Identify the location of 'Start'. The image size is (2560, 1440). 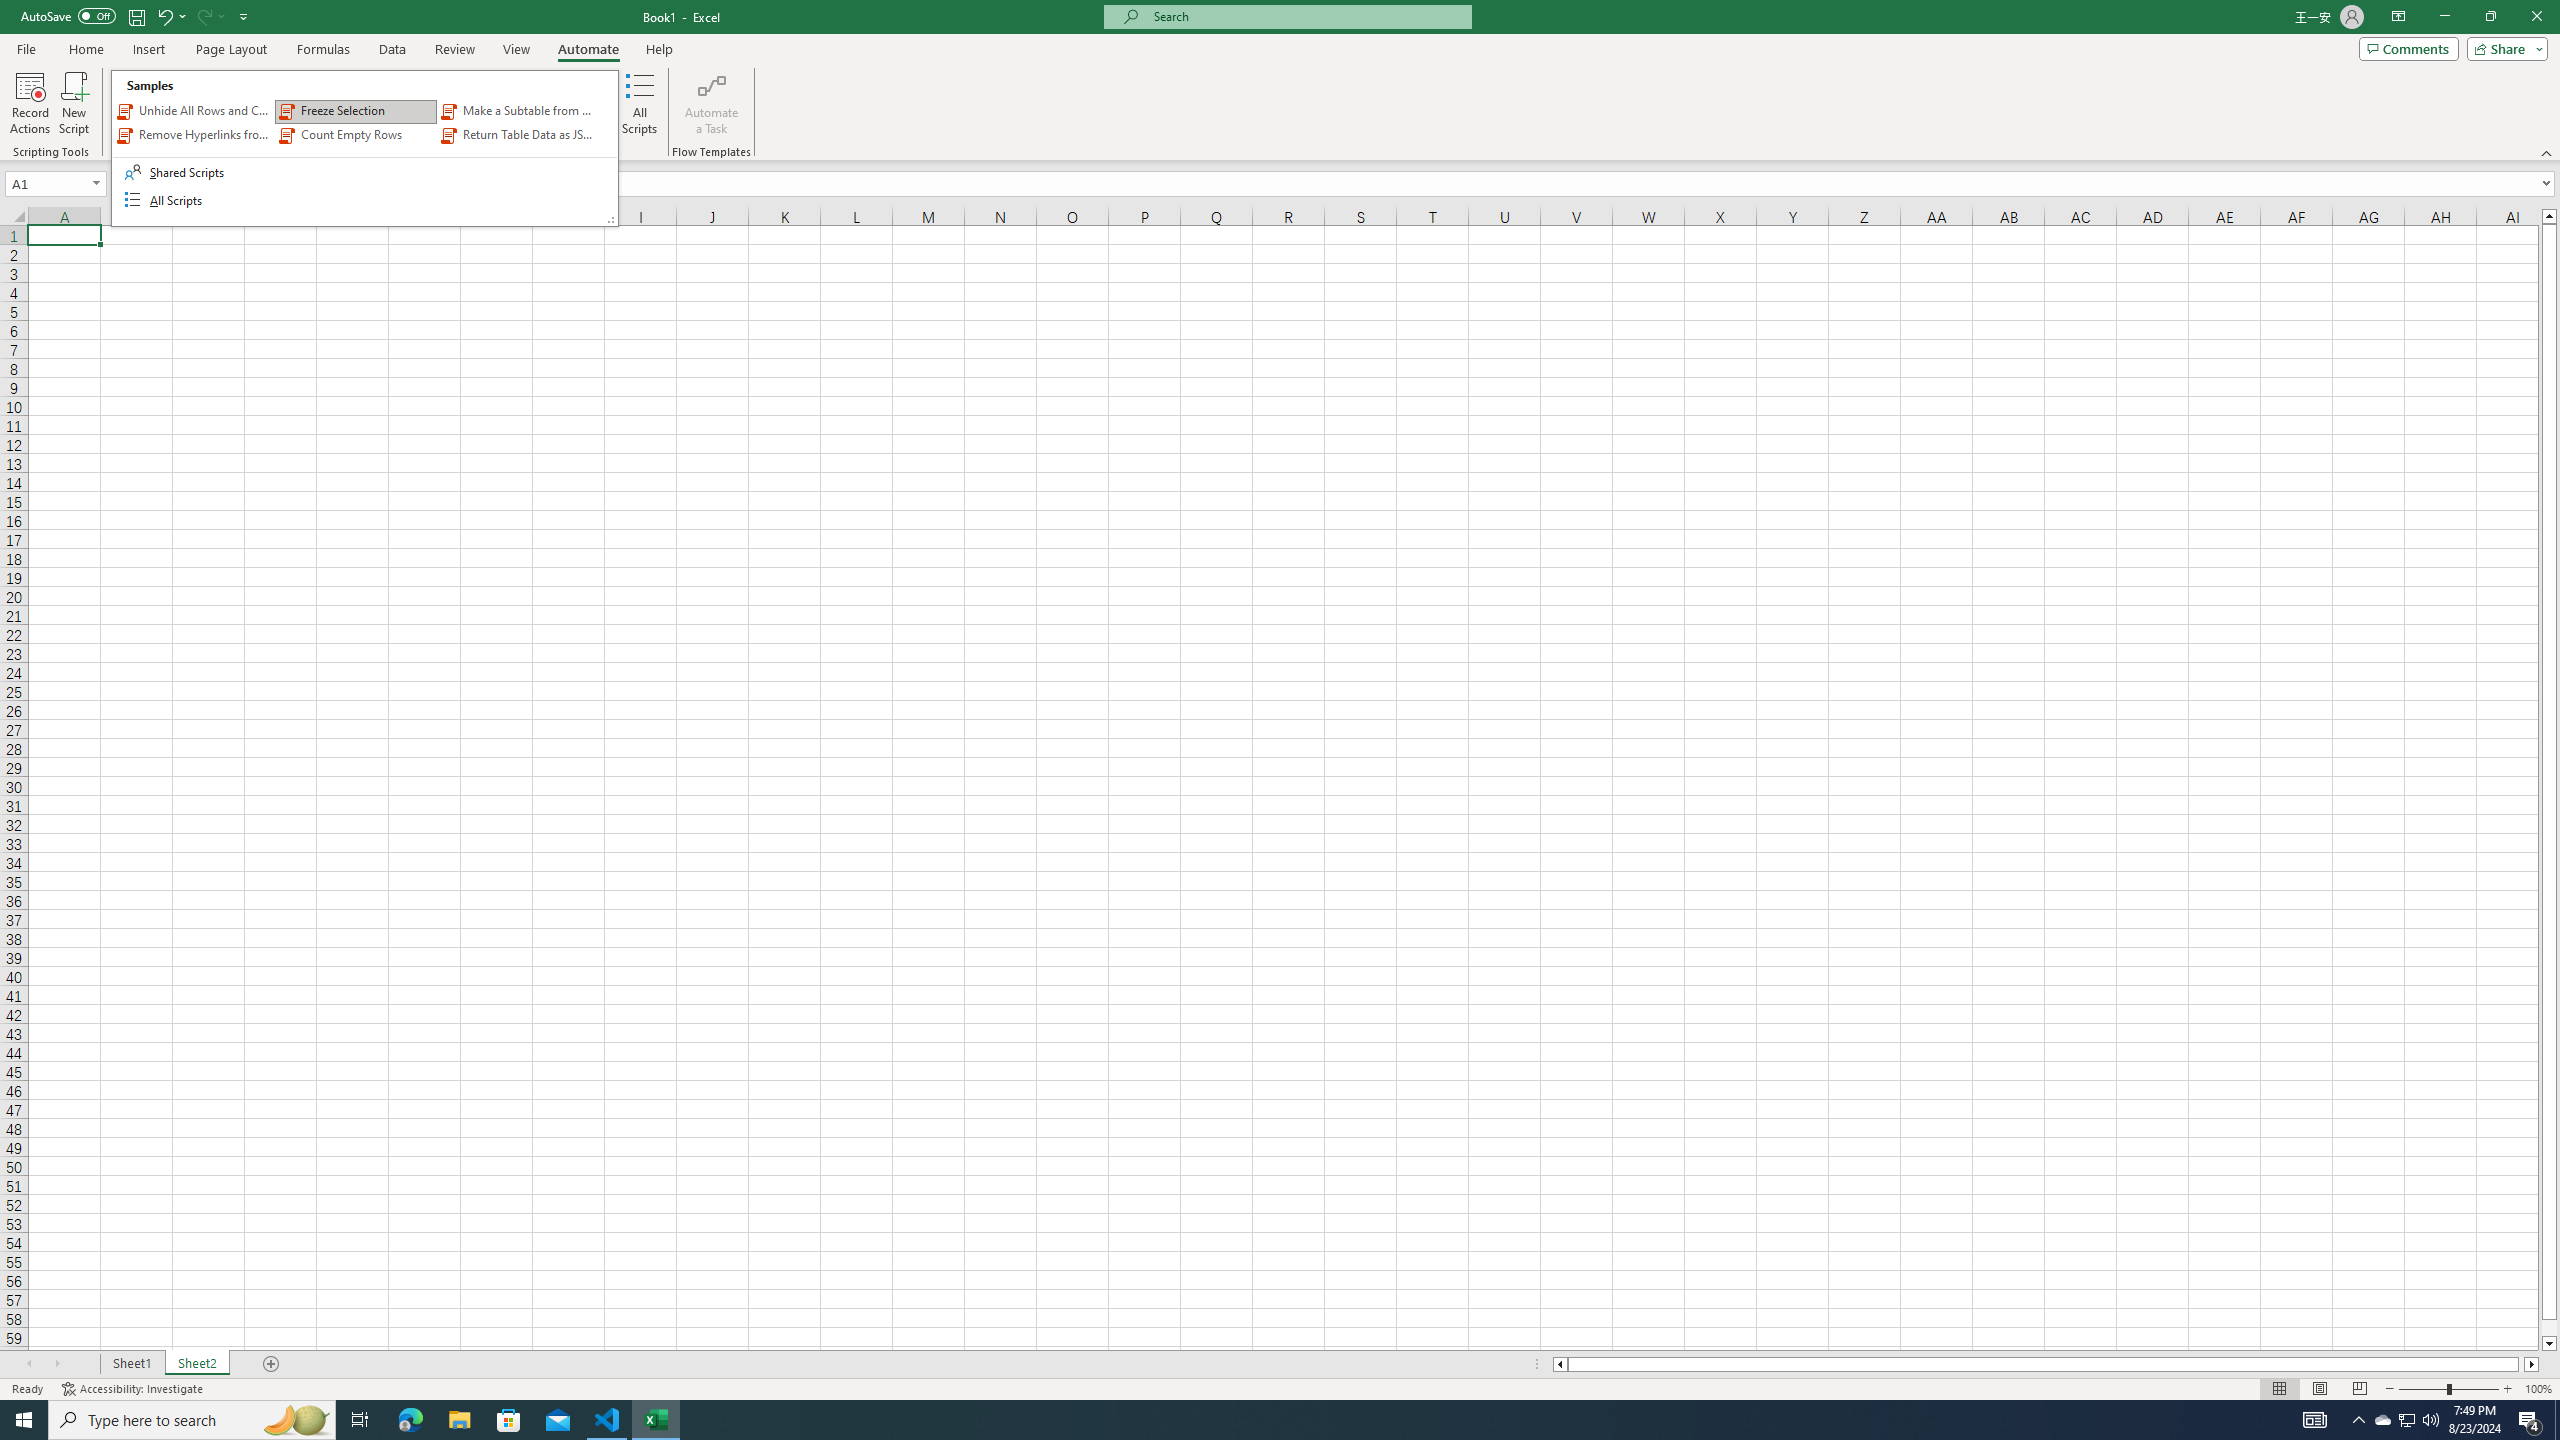
(24, 1418).